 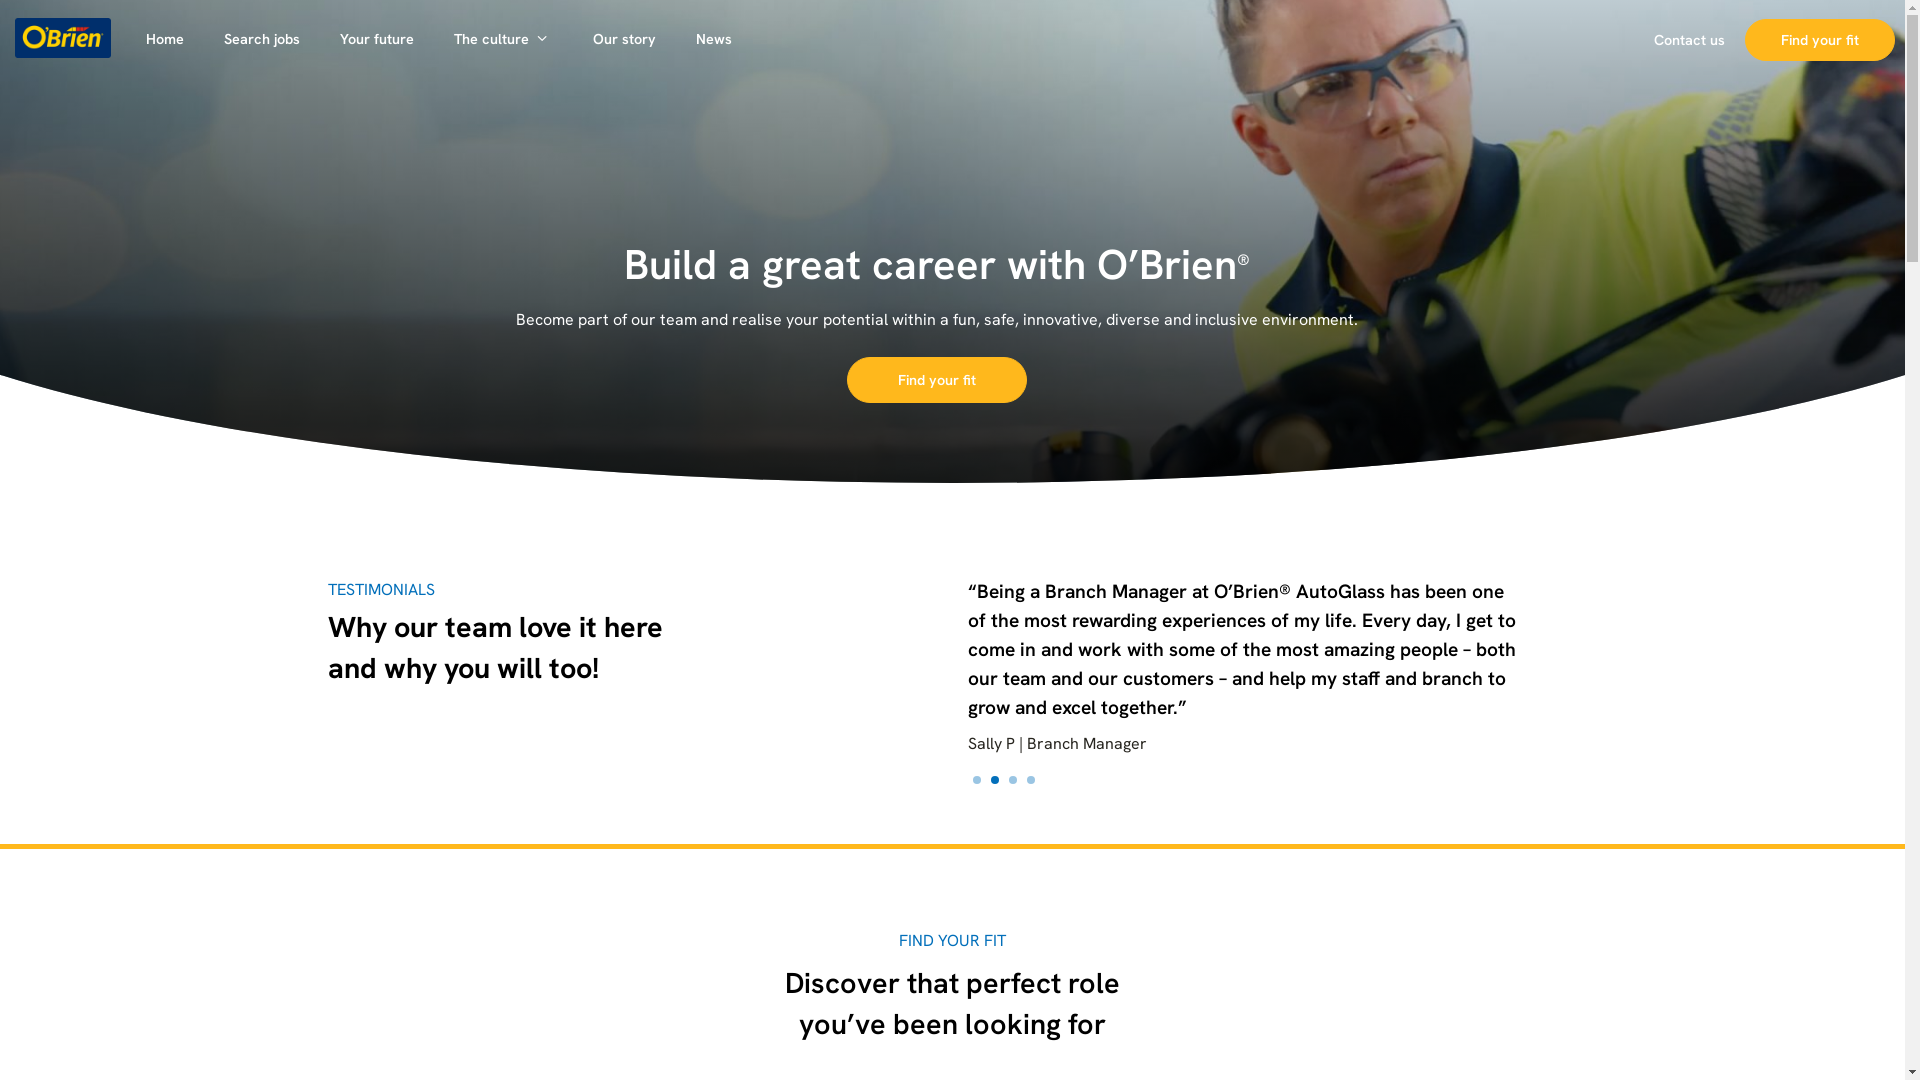 I want to click on '4', so click(x=1030, y=778).